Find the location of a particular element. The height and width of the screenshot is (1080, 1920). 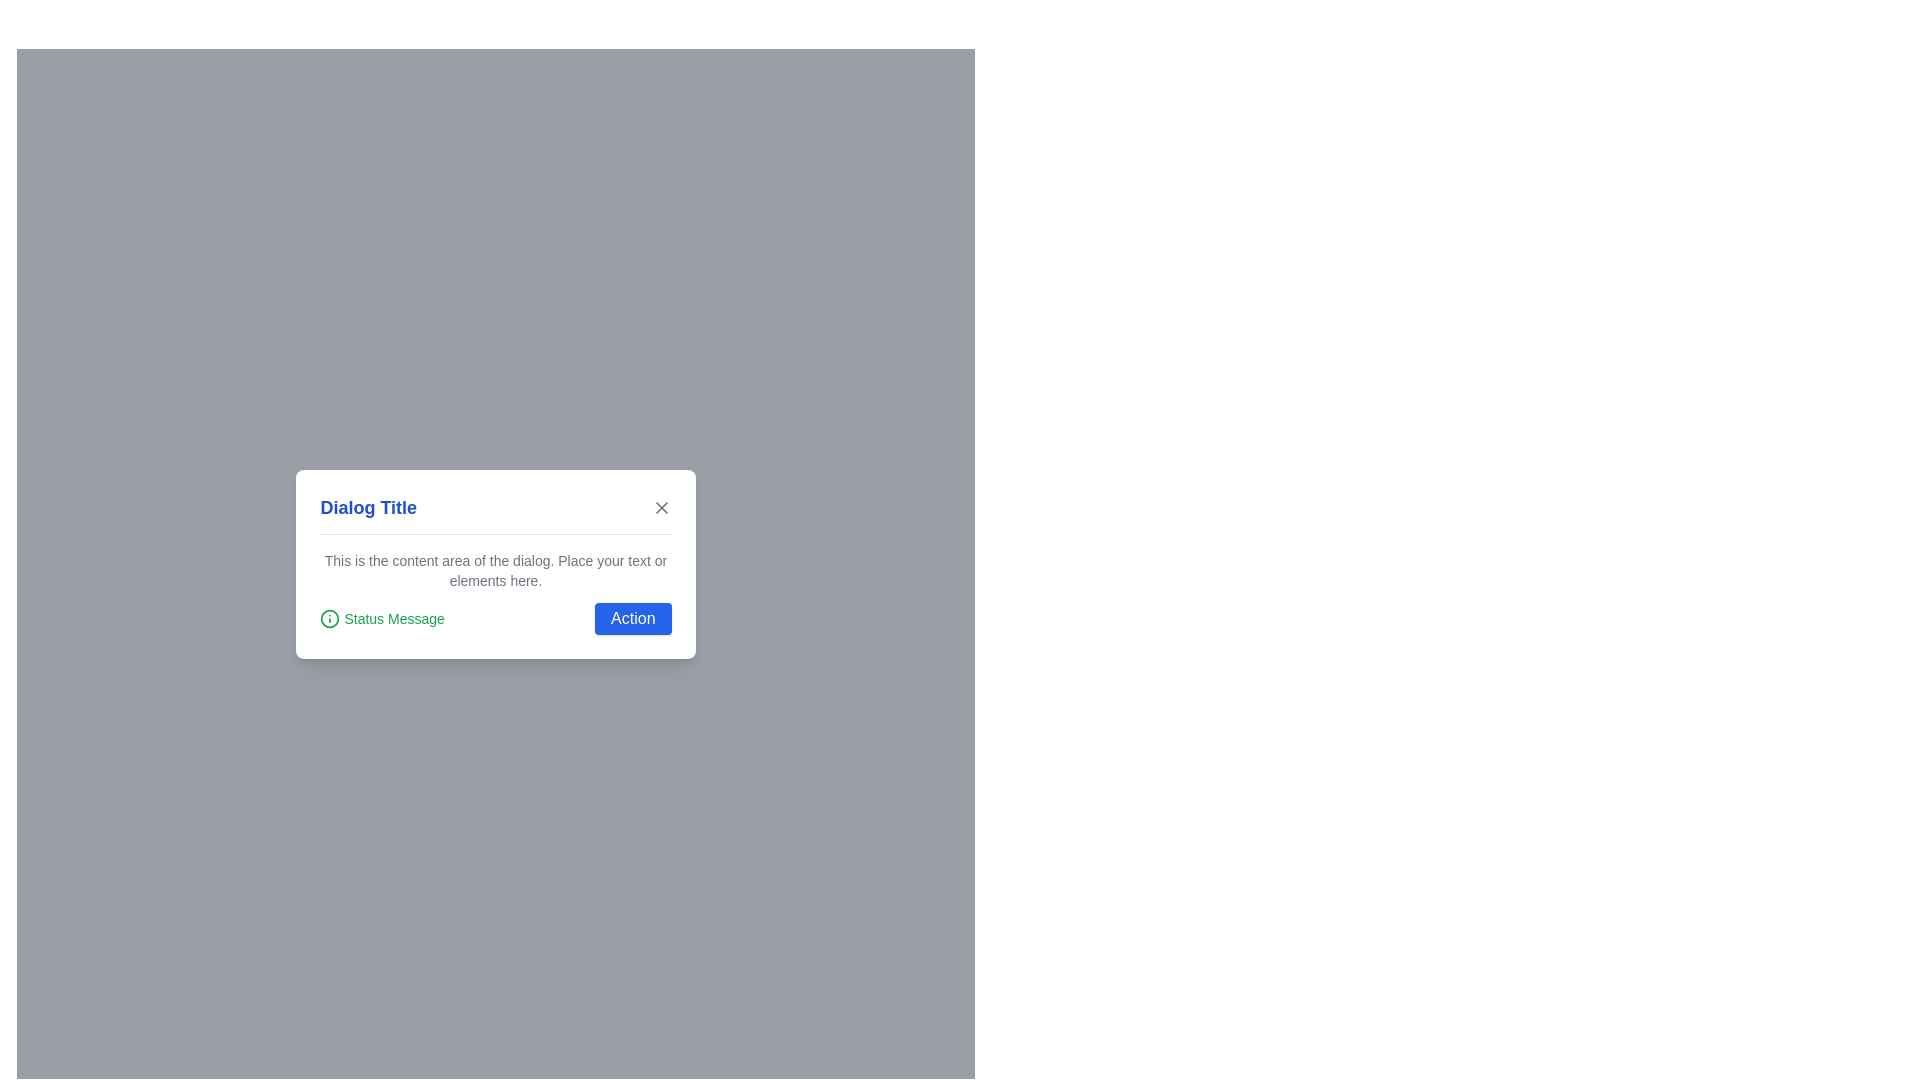

the static informative element displaying status text and an icon, located in the dialog box above the 'Action' button is located at coordinates (382, 617).